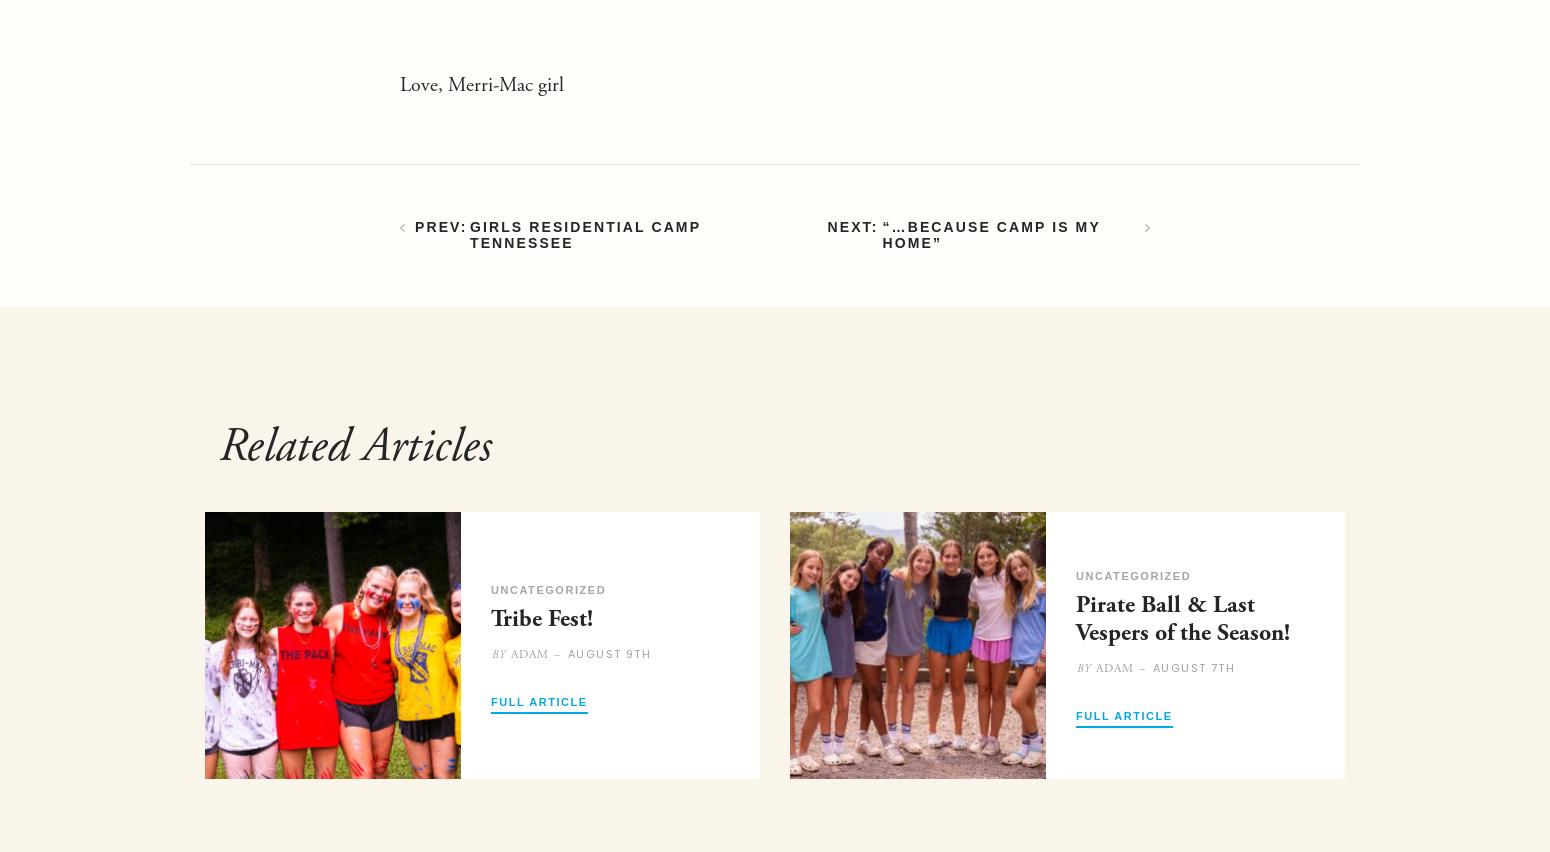 This screenshot has height=852, width=1550. What do you see at coordinates (584, 233) in the screenshot?
I see `'Girls Residential Camp Tennessee'` at bounding box center [584, 233].